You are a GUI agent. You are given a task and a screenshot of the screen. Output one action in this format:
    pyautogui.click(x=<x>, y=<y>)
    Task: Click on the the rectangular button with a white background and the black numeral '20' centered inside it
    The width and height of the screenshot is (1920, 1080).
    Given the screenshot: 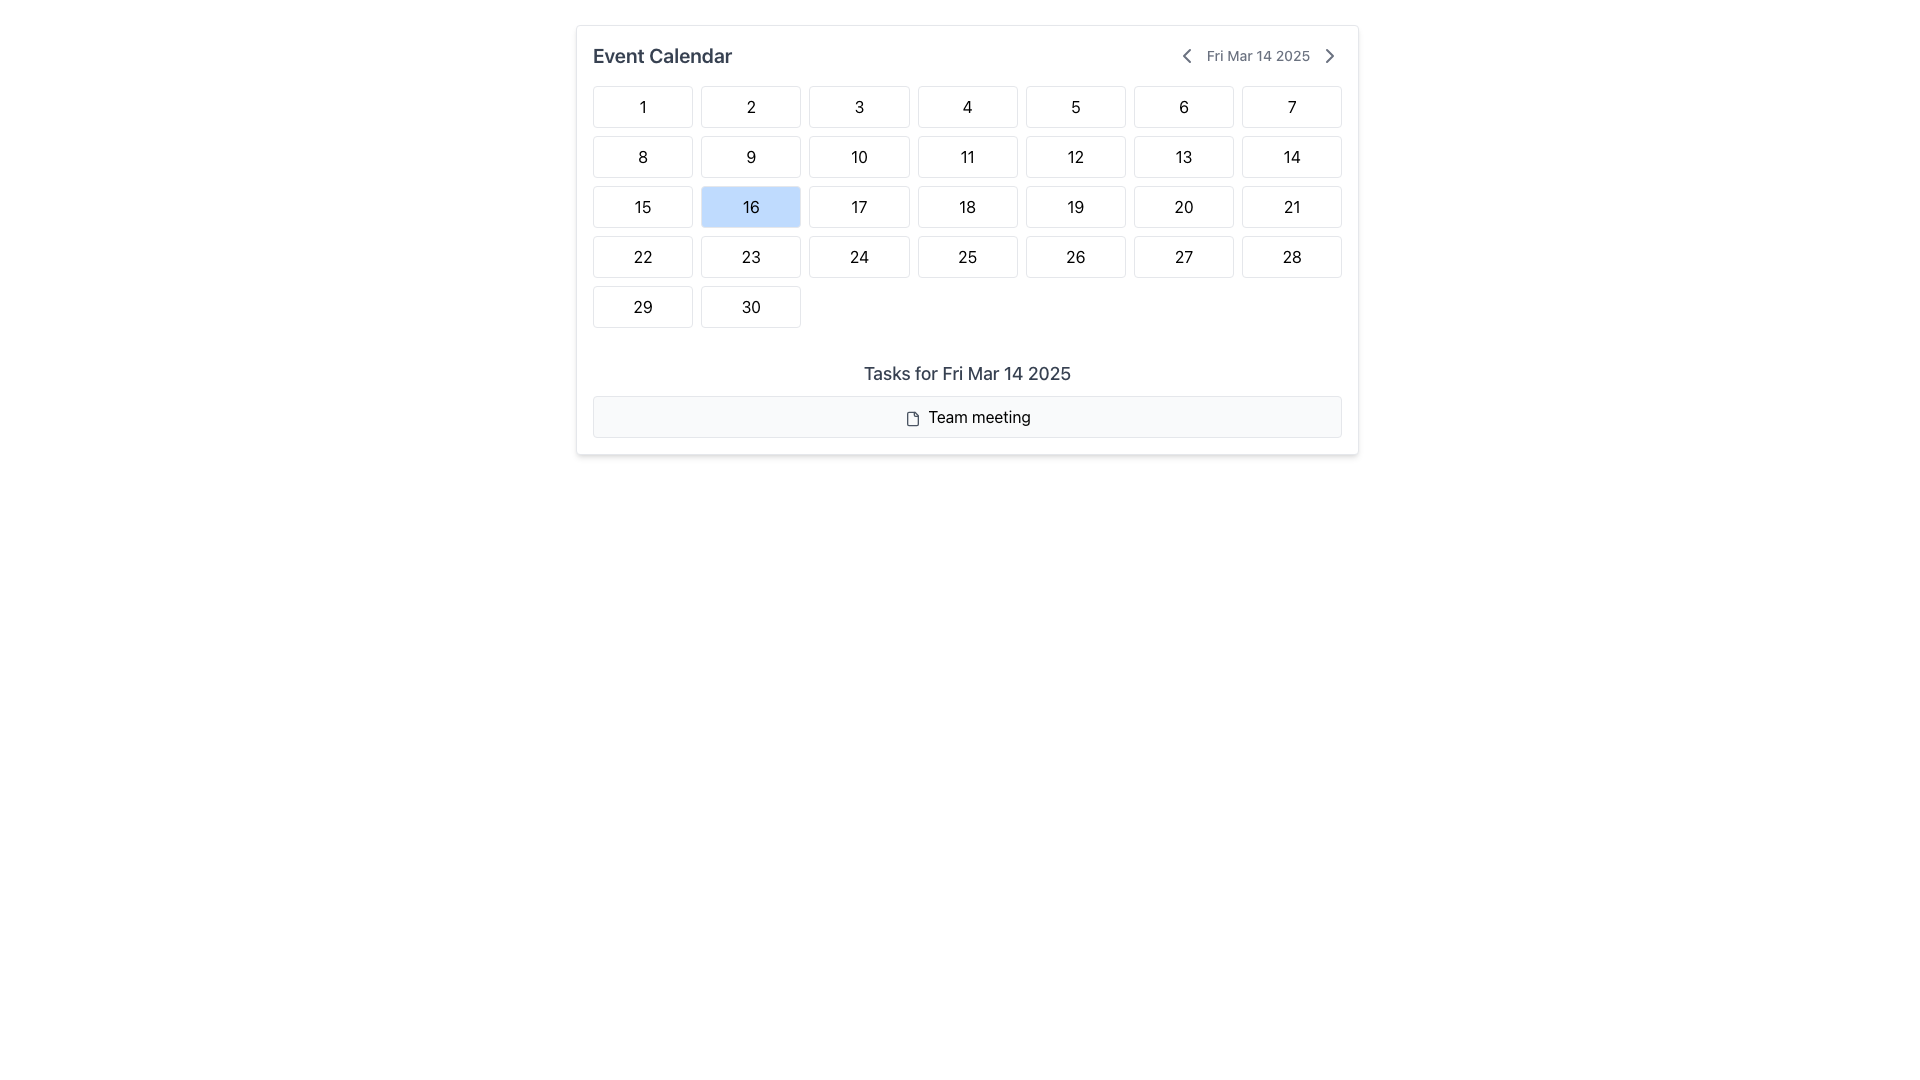 What is the action you would take?
    pyautogui.click(x=1184, y=207)
    